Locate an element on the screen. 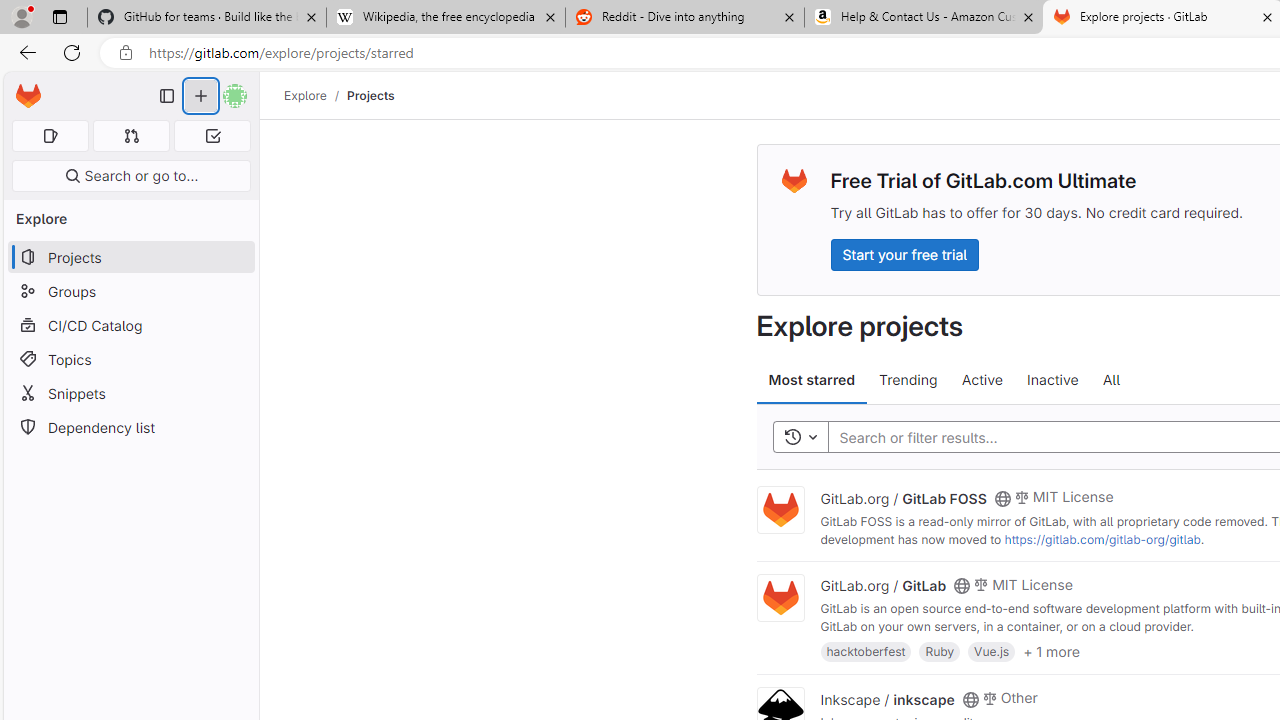  'hacktoberfest' is located at coordinates (866, 651).